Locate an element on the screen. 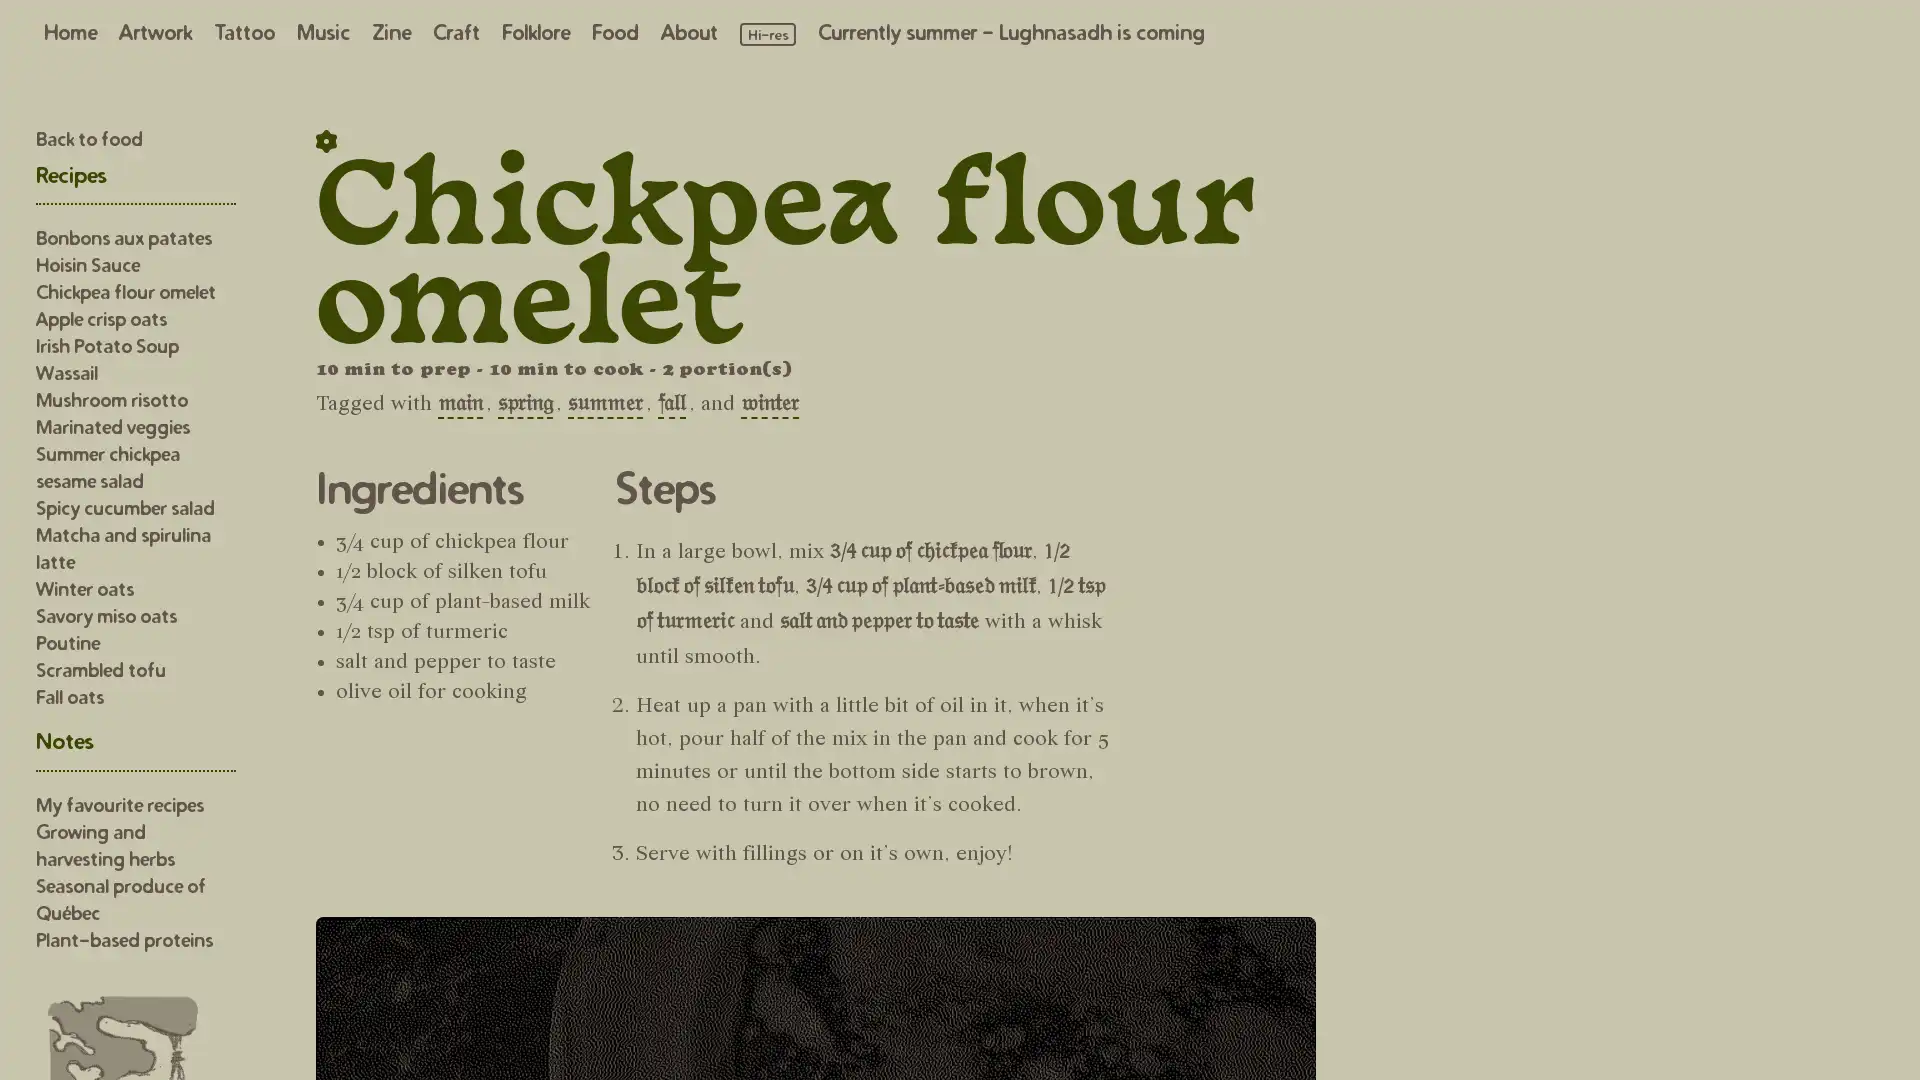 The image size is (1920, 1080). Load high resolution images is located at coordinates (767, 34).